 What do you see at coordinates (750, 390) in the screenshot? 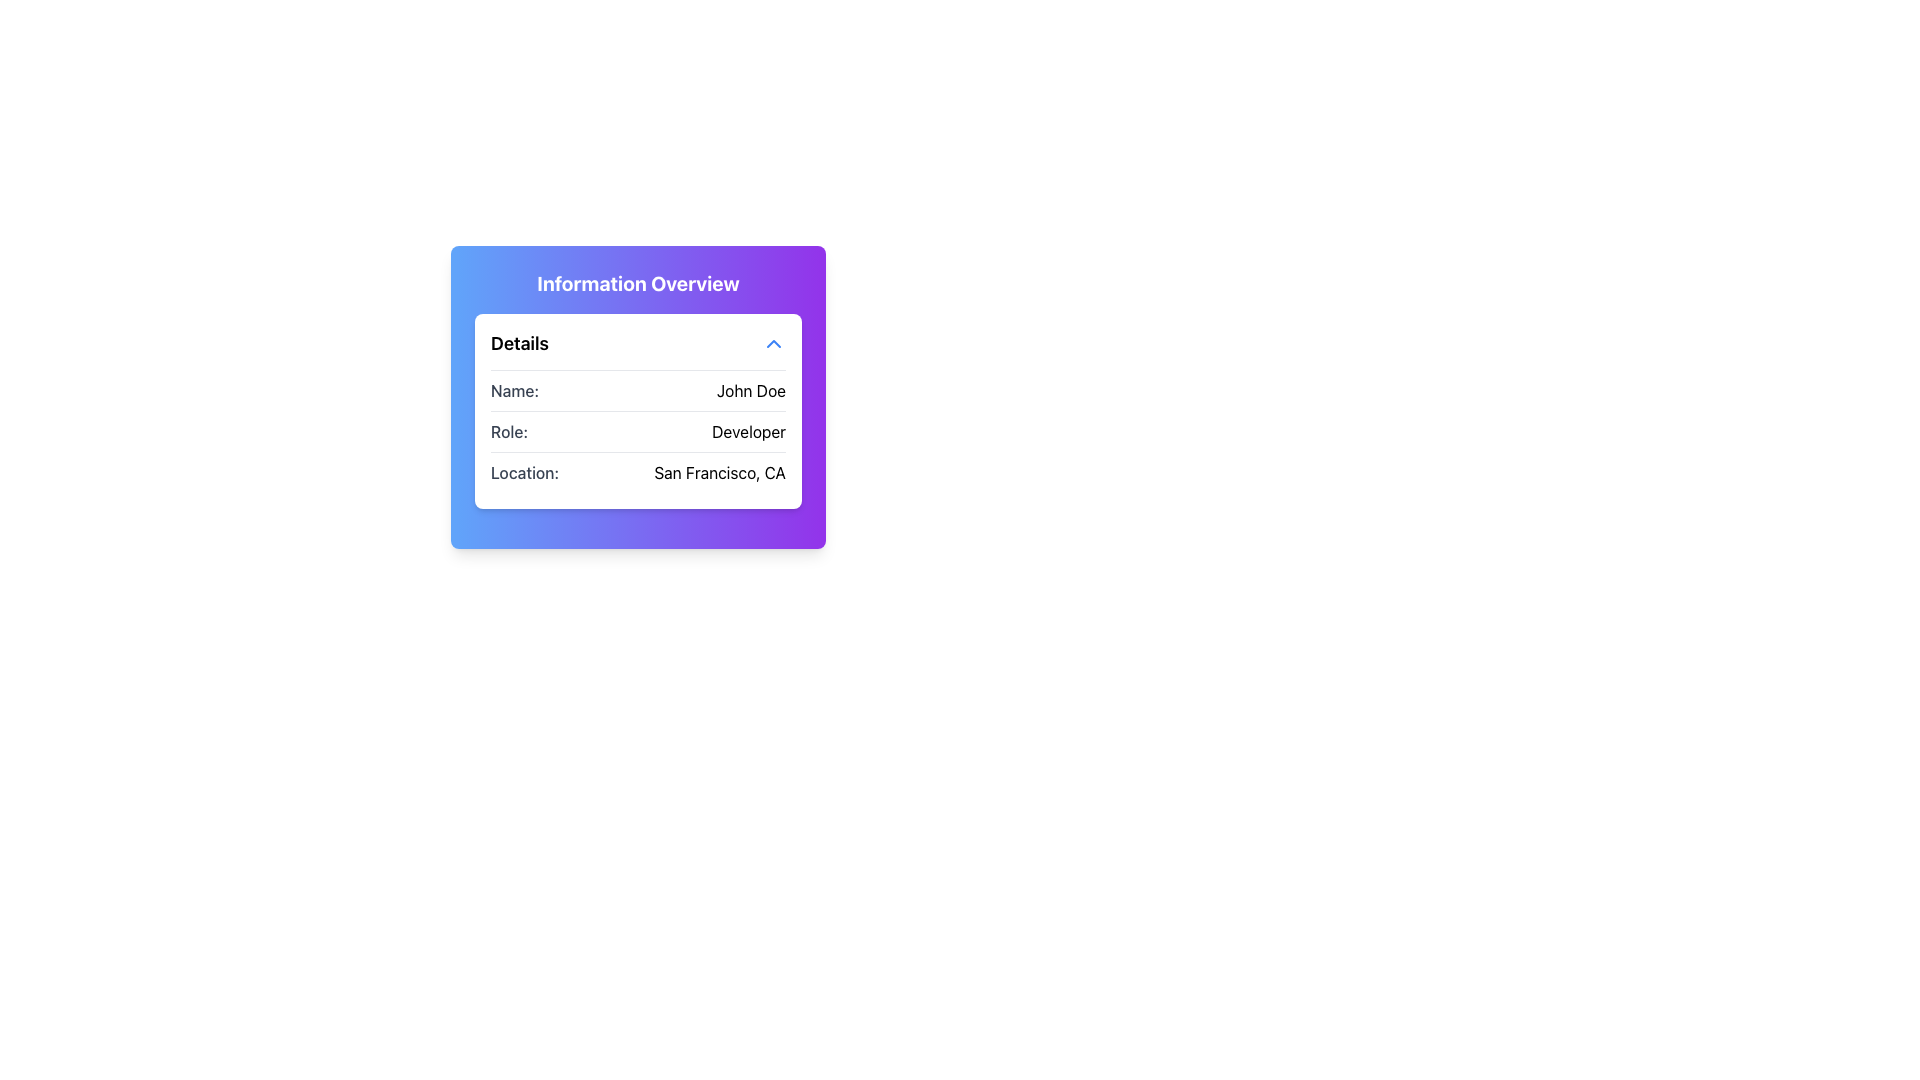
I see `the label displaying the text 'John Doe', which is positioned to the right of the label 'Name:' in the user details section` at bounding box center [750, 390].